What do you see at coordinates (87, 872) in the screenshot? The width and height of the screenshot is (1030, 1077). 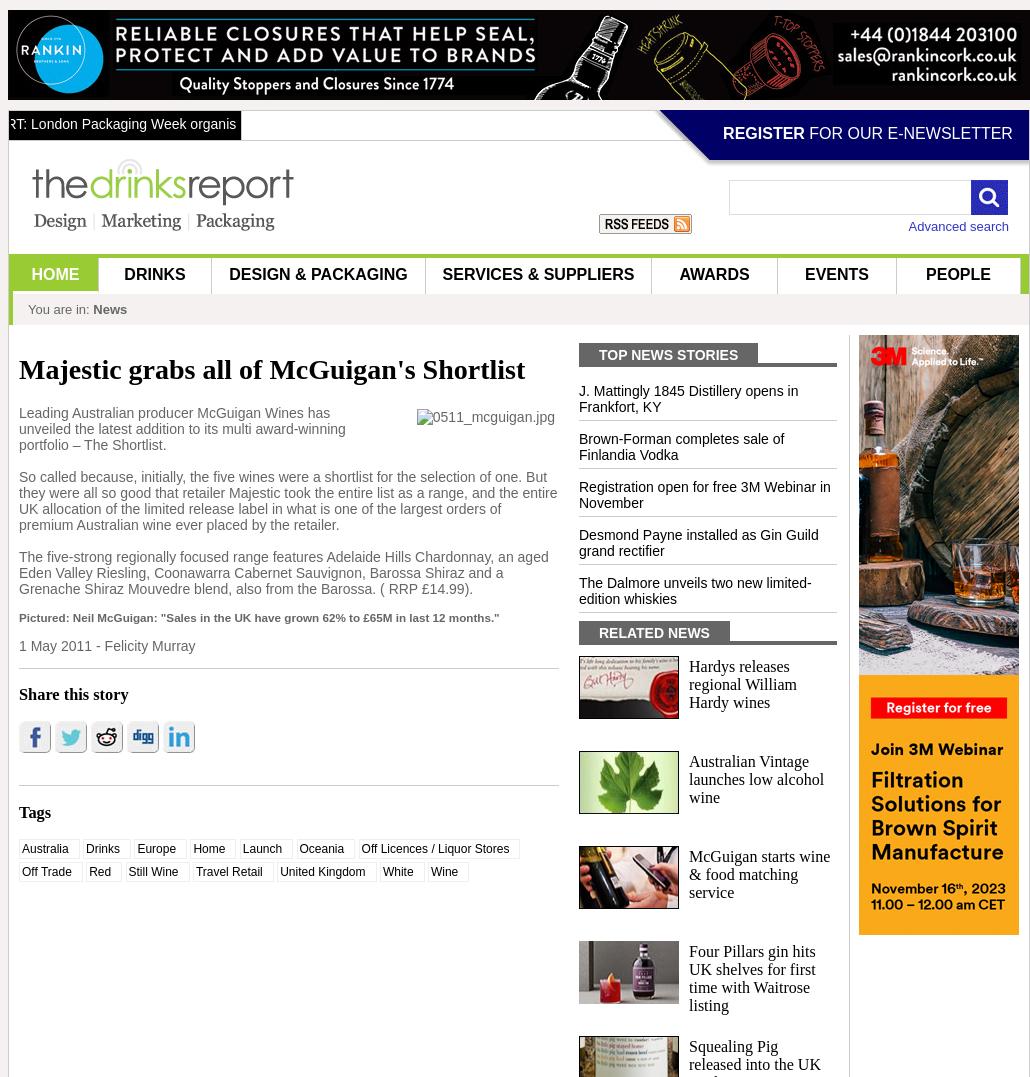 I see `'Red'` at bounding box center [87, 872].